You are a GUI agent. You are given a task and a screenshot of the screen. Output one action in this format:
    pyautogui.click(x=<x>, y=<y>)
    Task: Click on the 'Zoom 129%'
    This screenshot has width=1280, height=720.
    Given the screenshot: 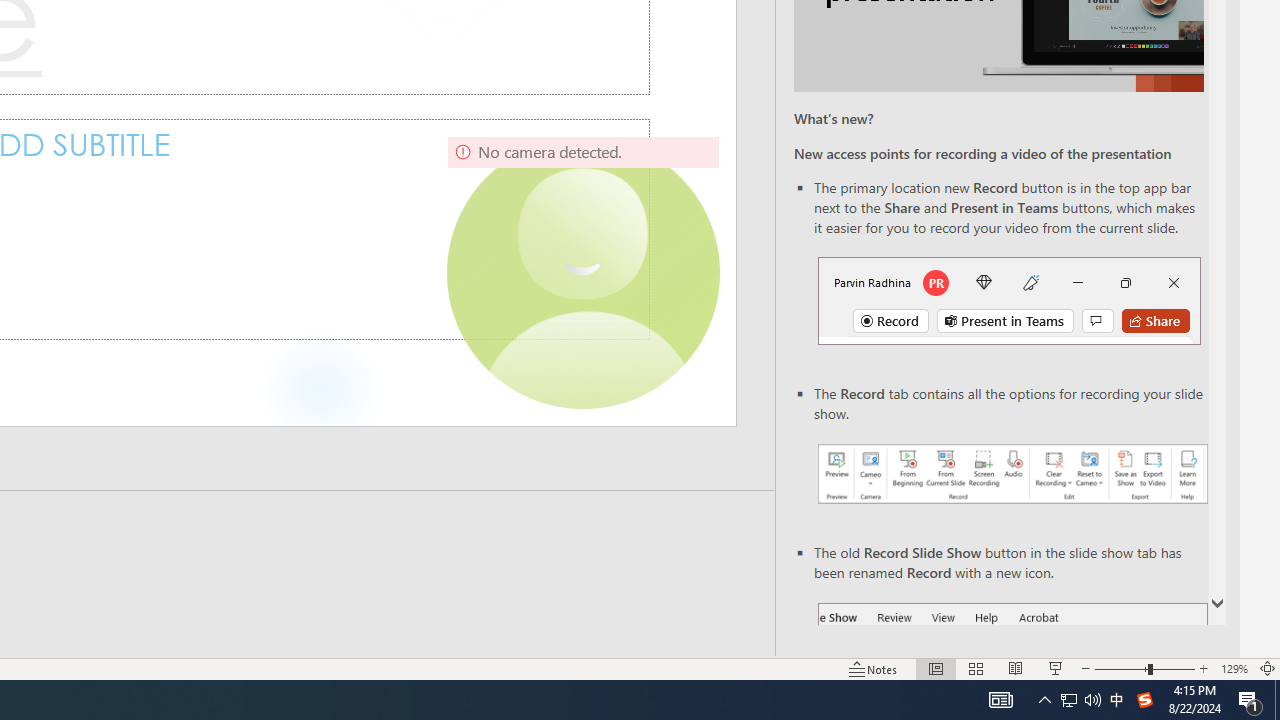 What is the action you would take?
    pyautogui.click(x=1233, y=669)
    